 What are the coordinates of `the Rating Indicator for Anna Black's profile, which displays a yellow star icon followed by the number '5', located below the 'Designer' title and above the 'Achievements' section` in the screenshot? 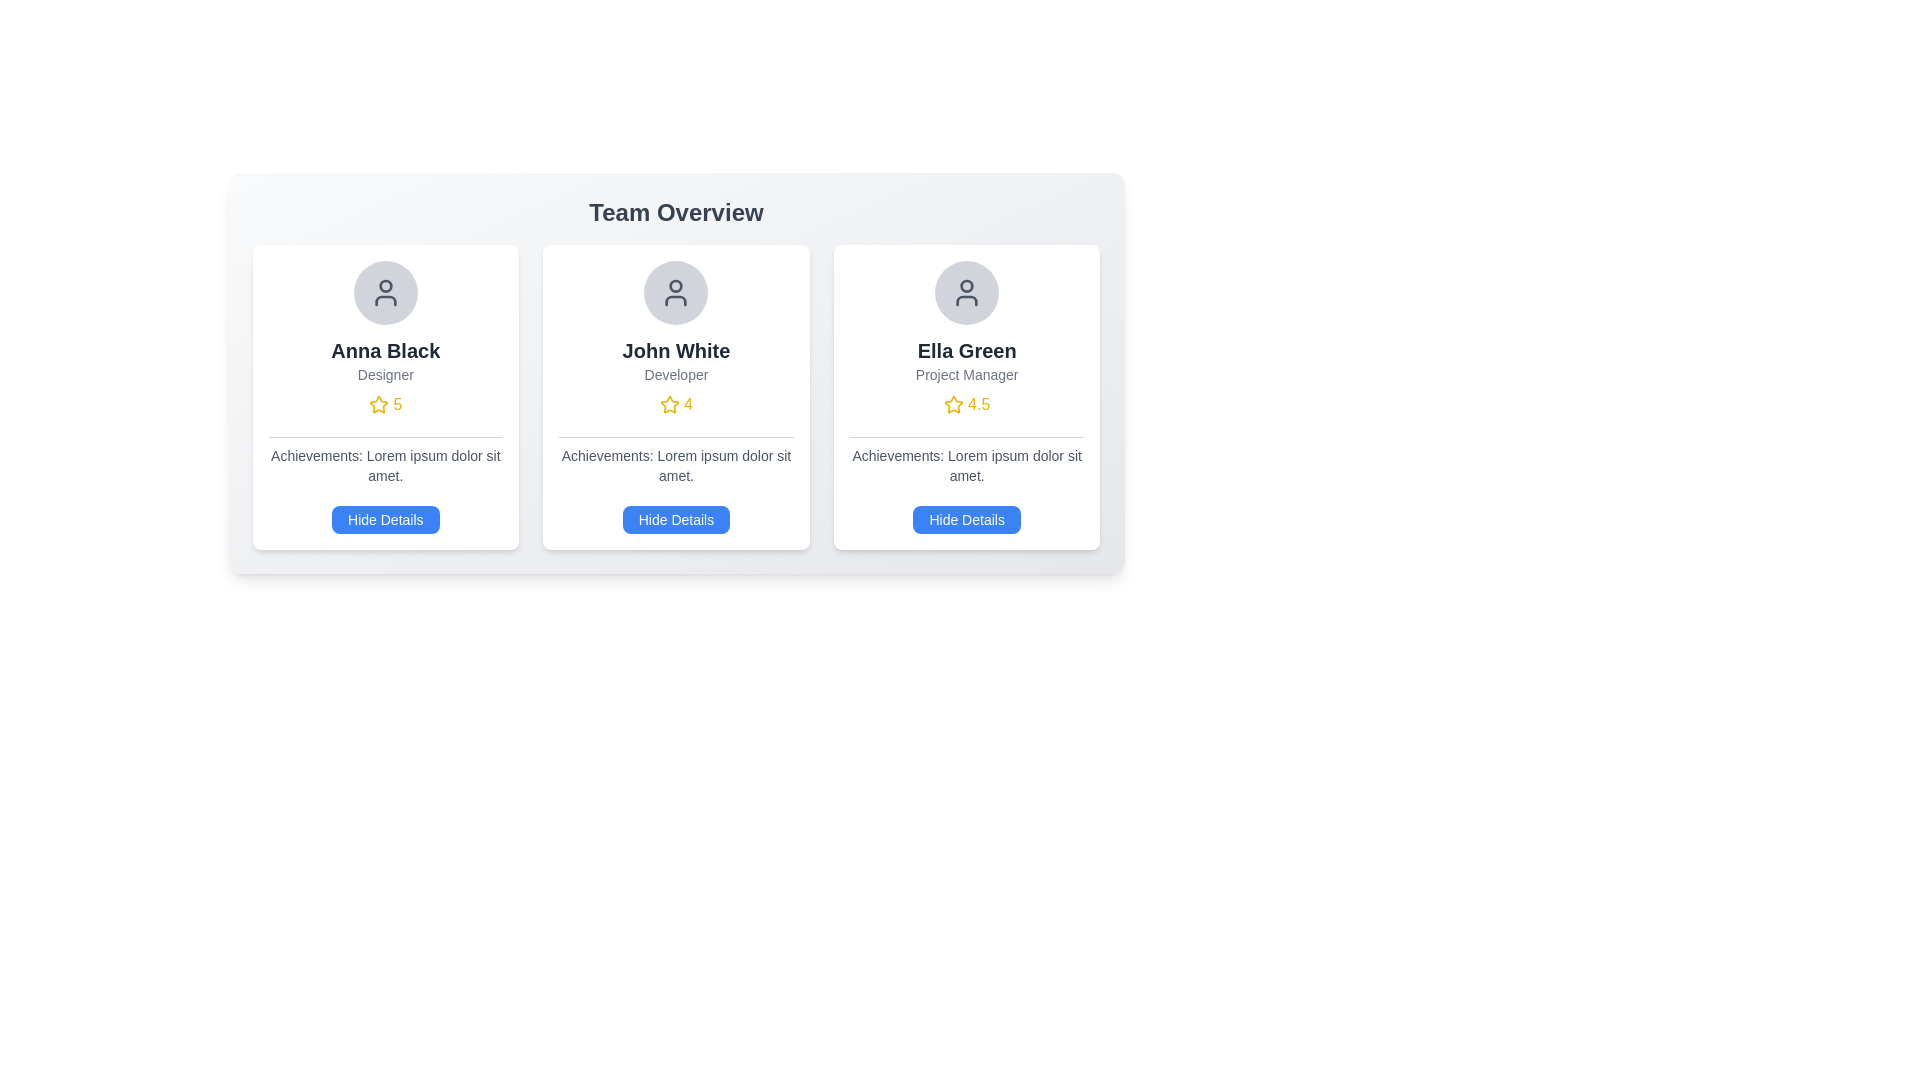 It's located at (385, 405).